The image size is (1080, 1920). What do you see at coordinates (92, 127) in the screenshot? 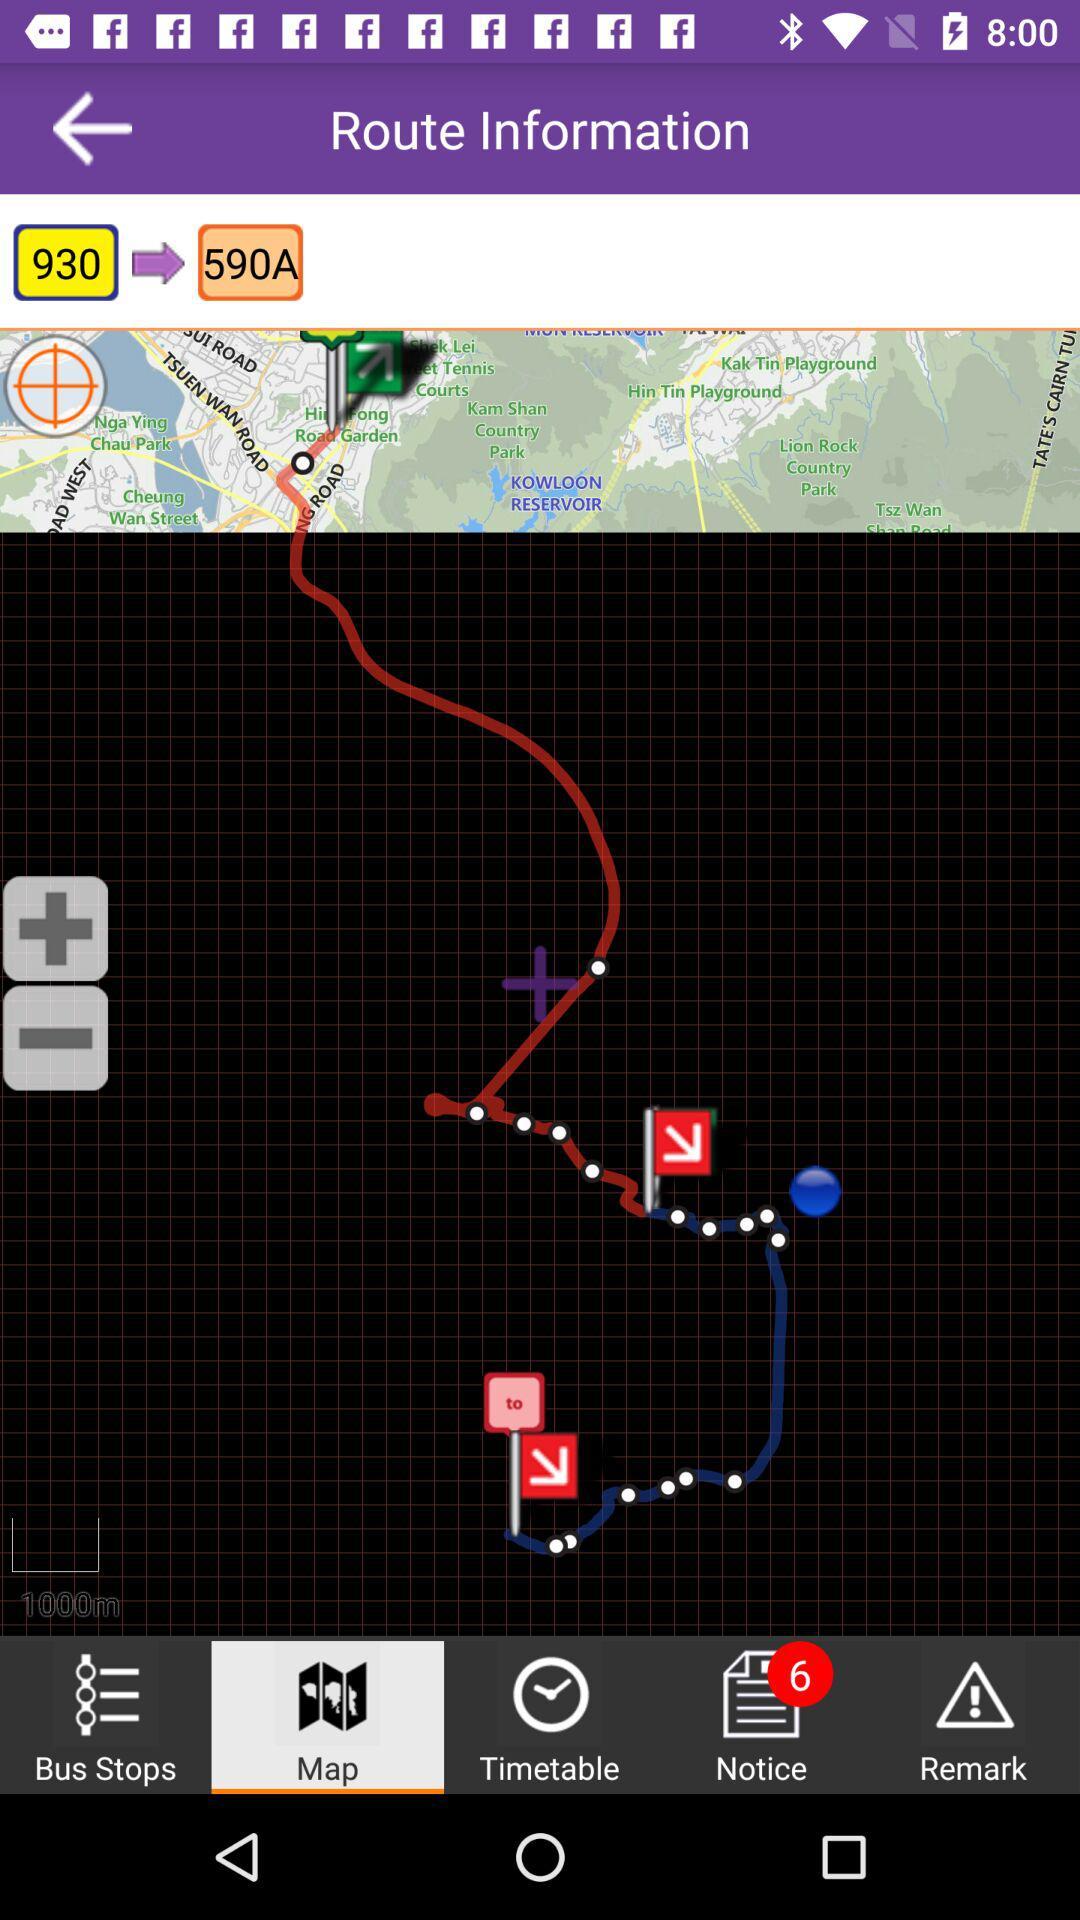
I see `icon next to the route information` at bounding box center [92, 127].